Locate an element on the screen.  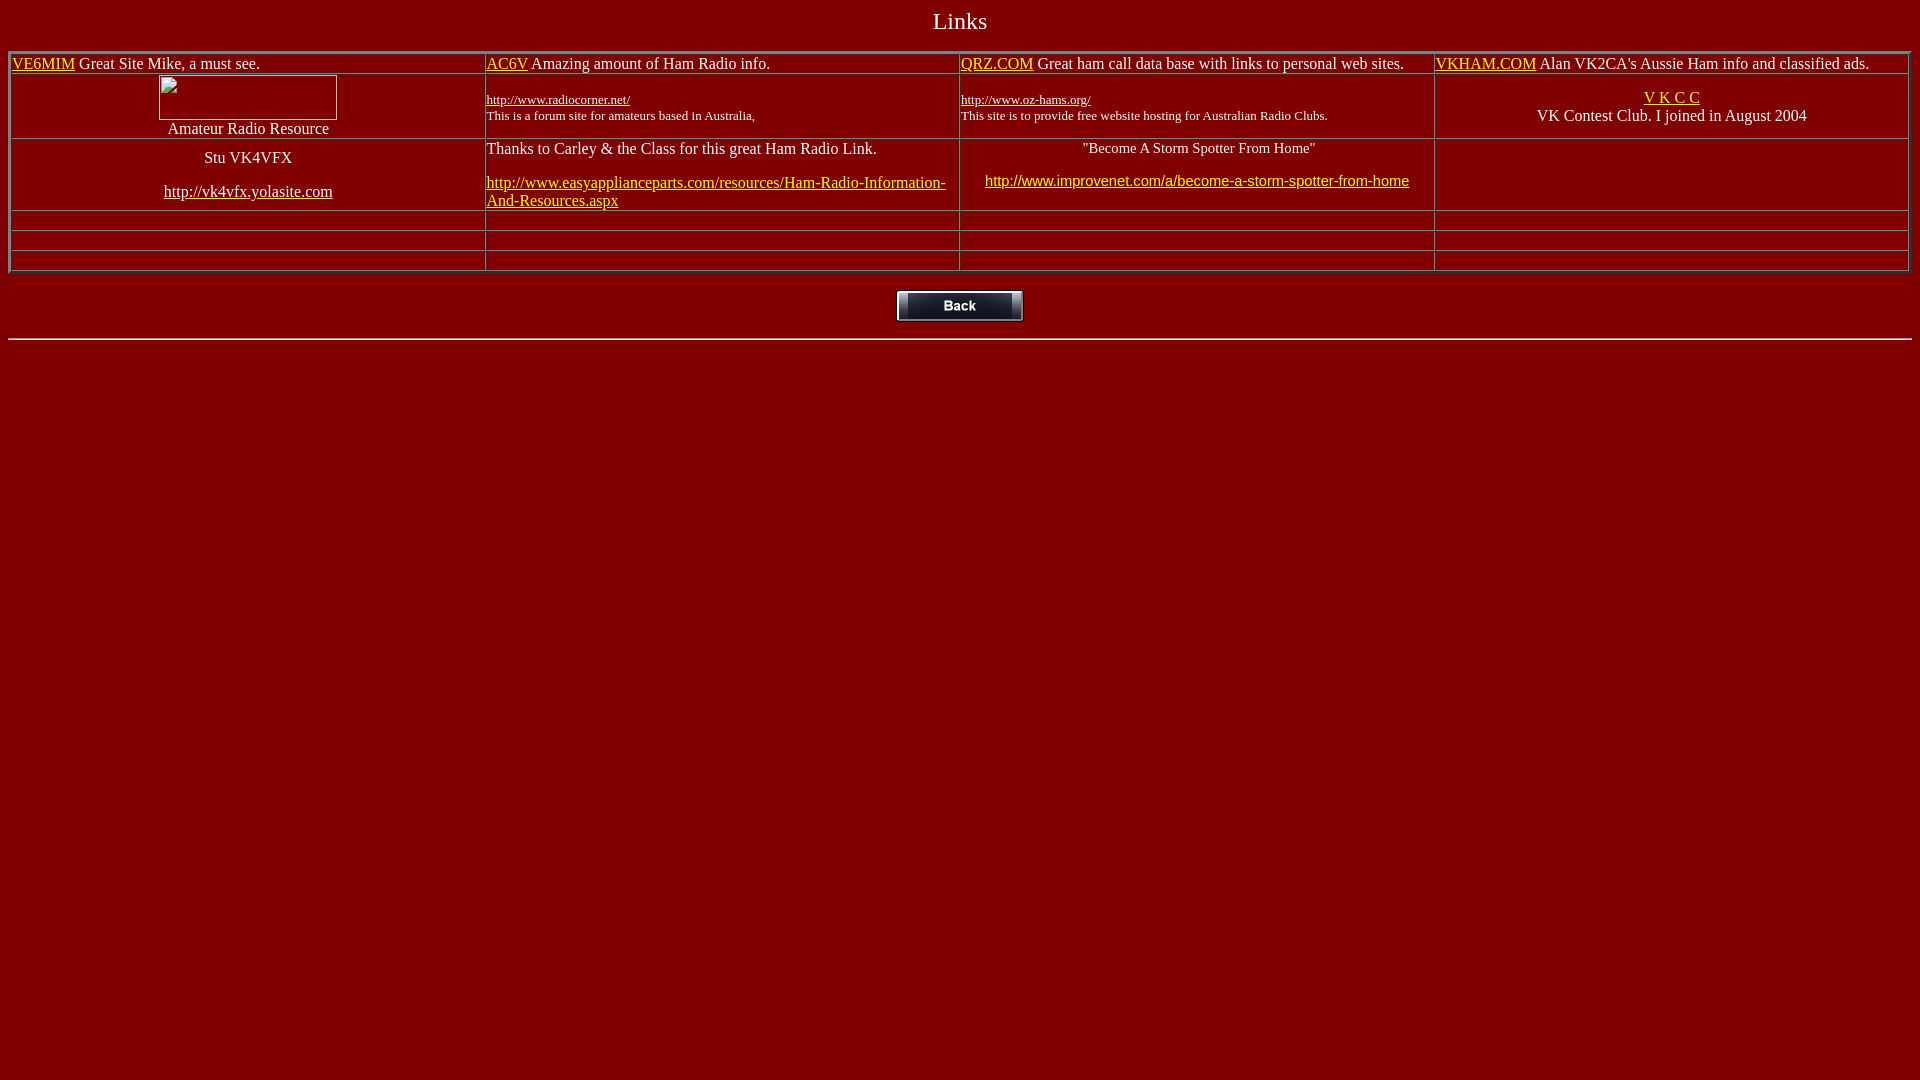
'http://www.improvenet.com/a/become-a-storm-spotter-from-home' is located at coordinates (1196, 181).